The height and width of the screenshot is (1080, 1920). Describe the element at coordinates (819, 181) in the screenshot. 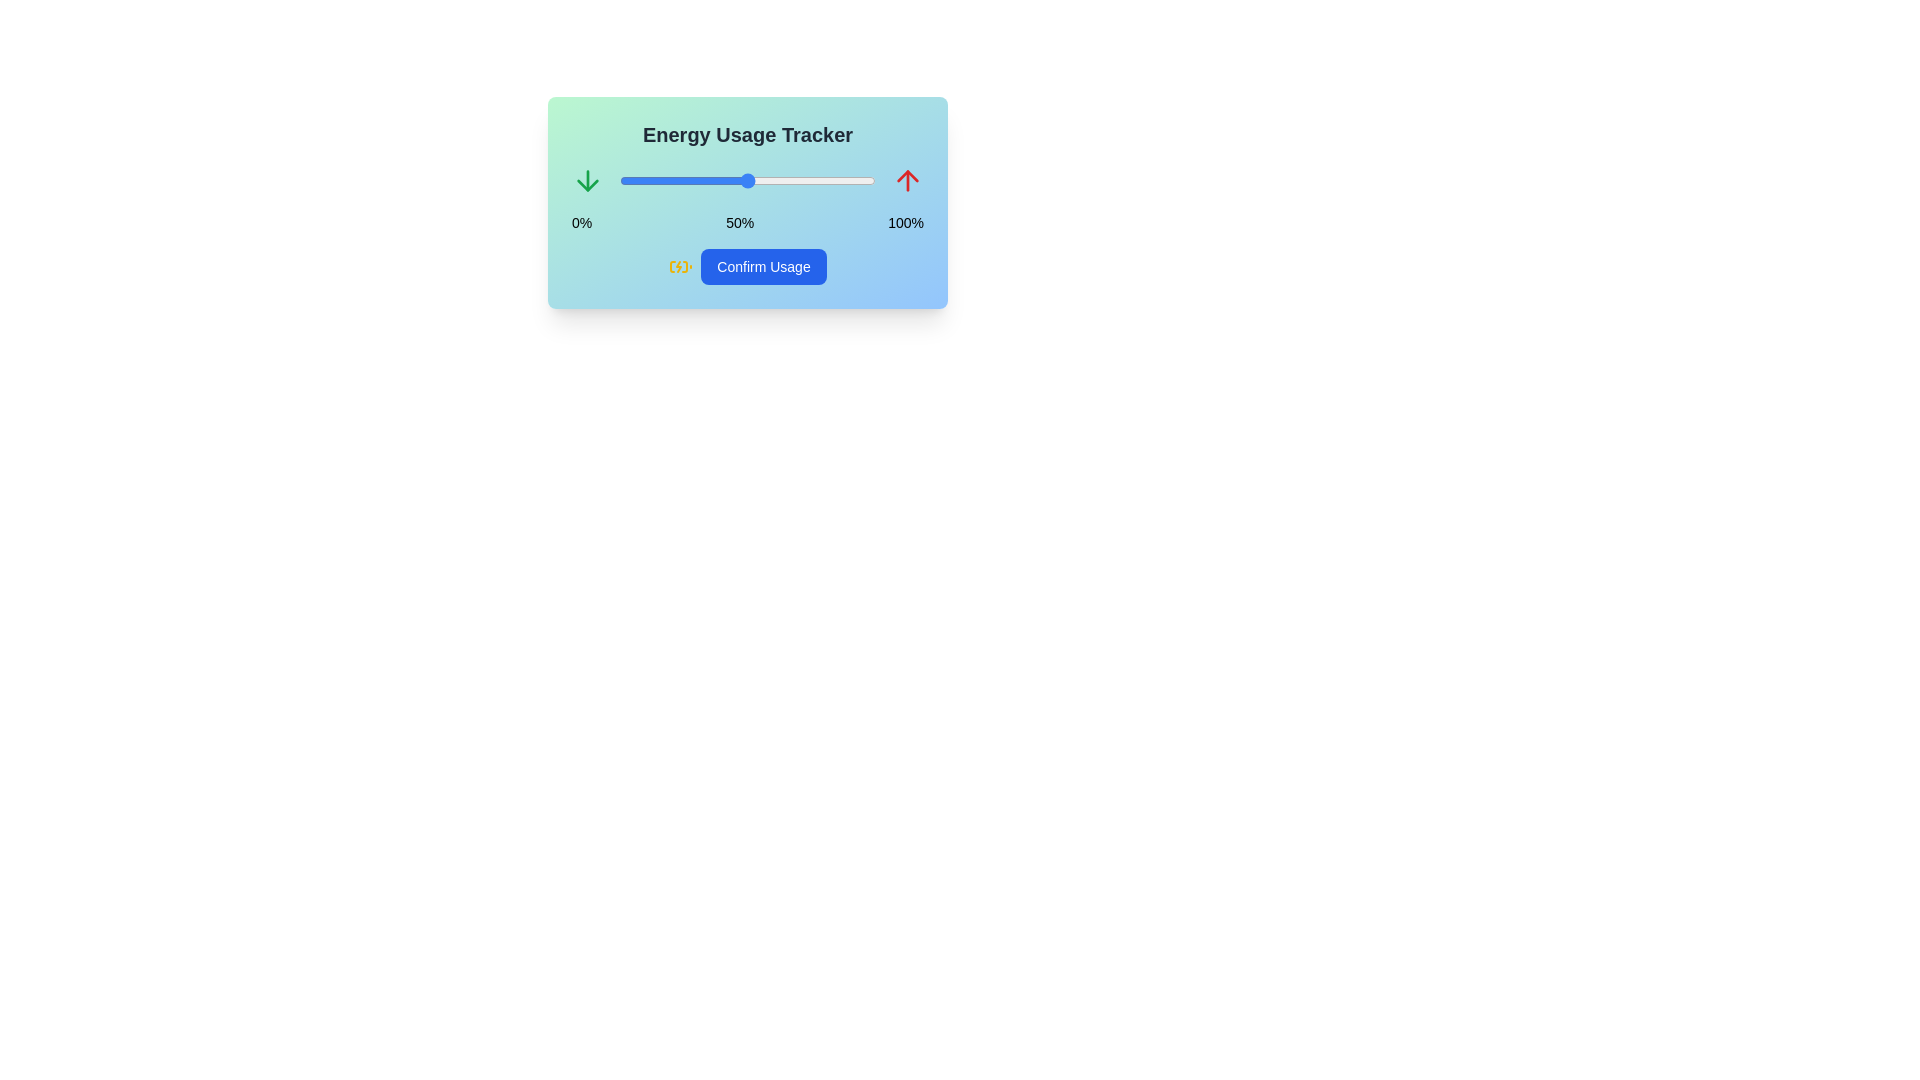

I see `the energy usage slider to 78%` at that location.